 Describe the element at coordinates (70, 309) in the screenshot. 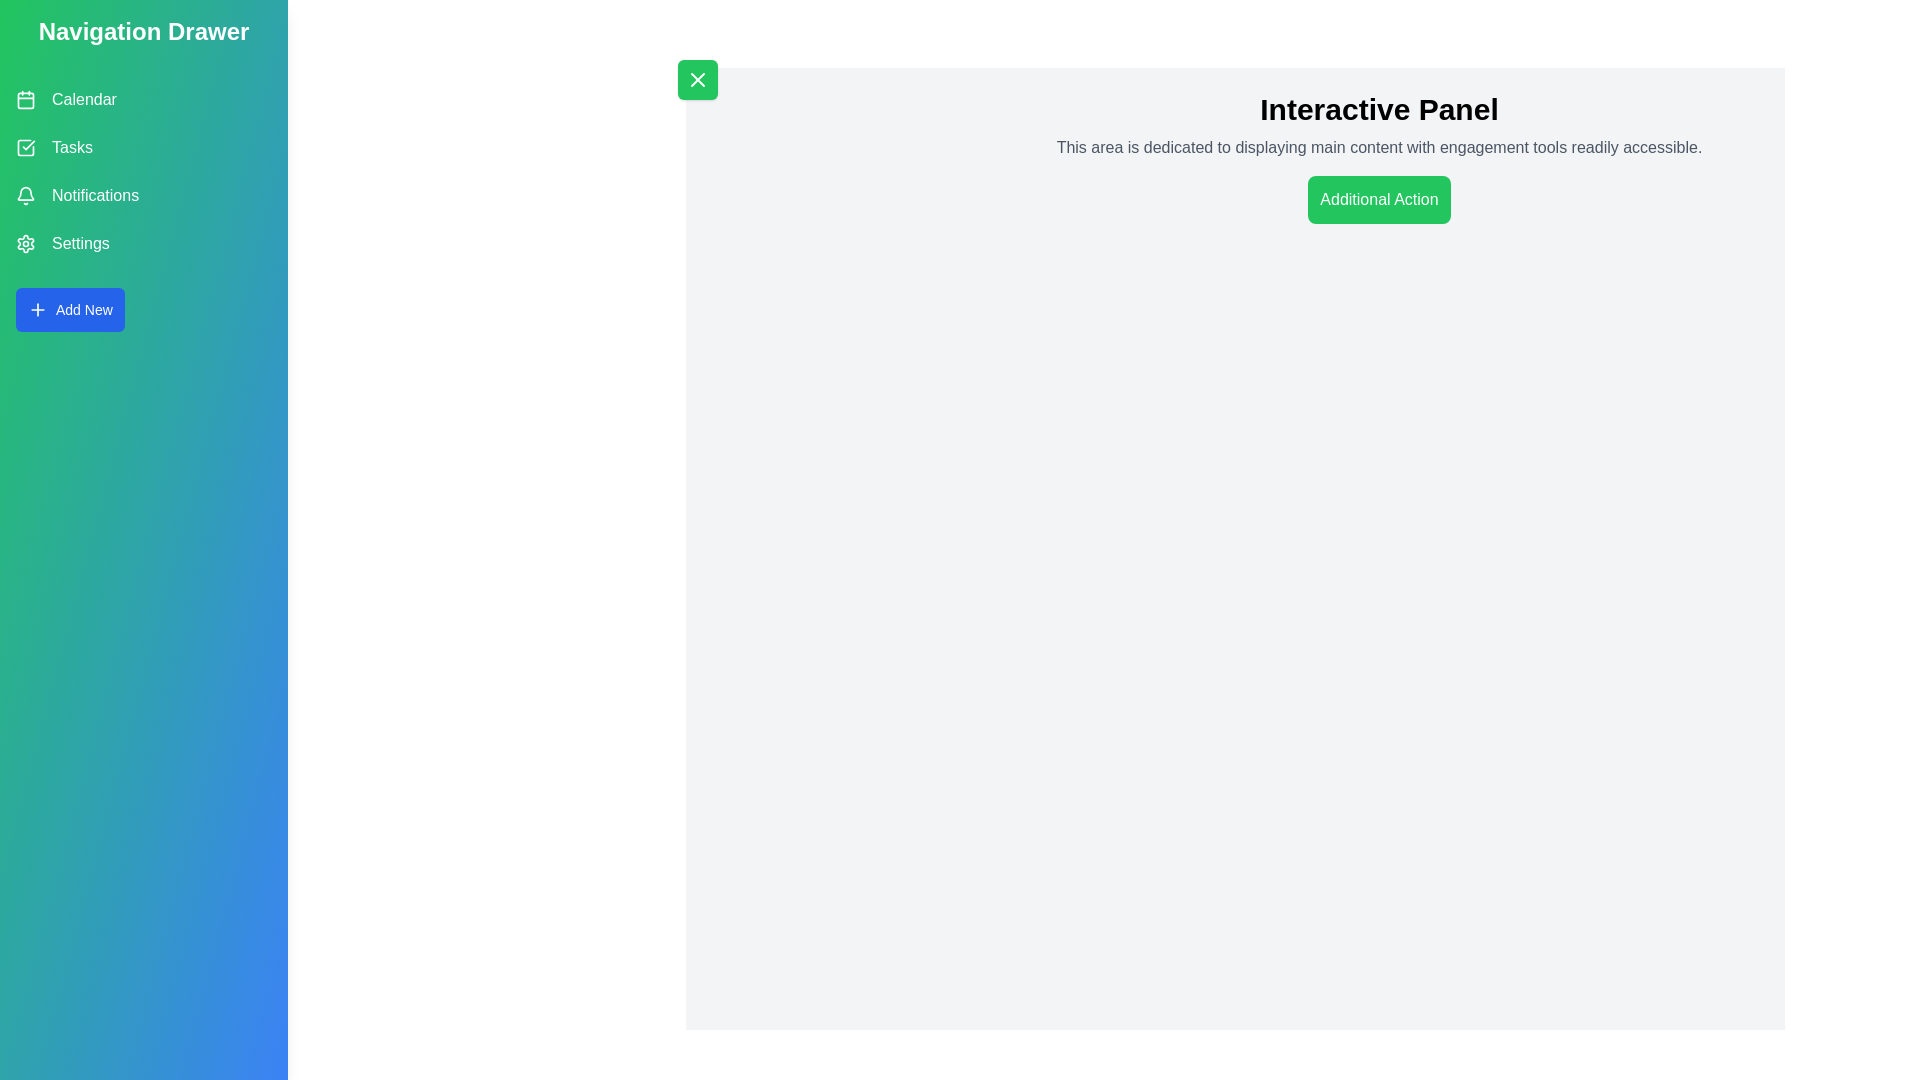

I see `the 'Add New' button, which is a rectangular button with rounded borders, blue background, and white text, located in the left navigation drawer below other options` at that location.